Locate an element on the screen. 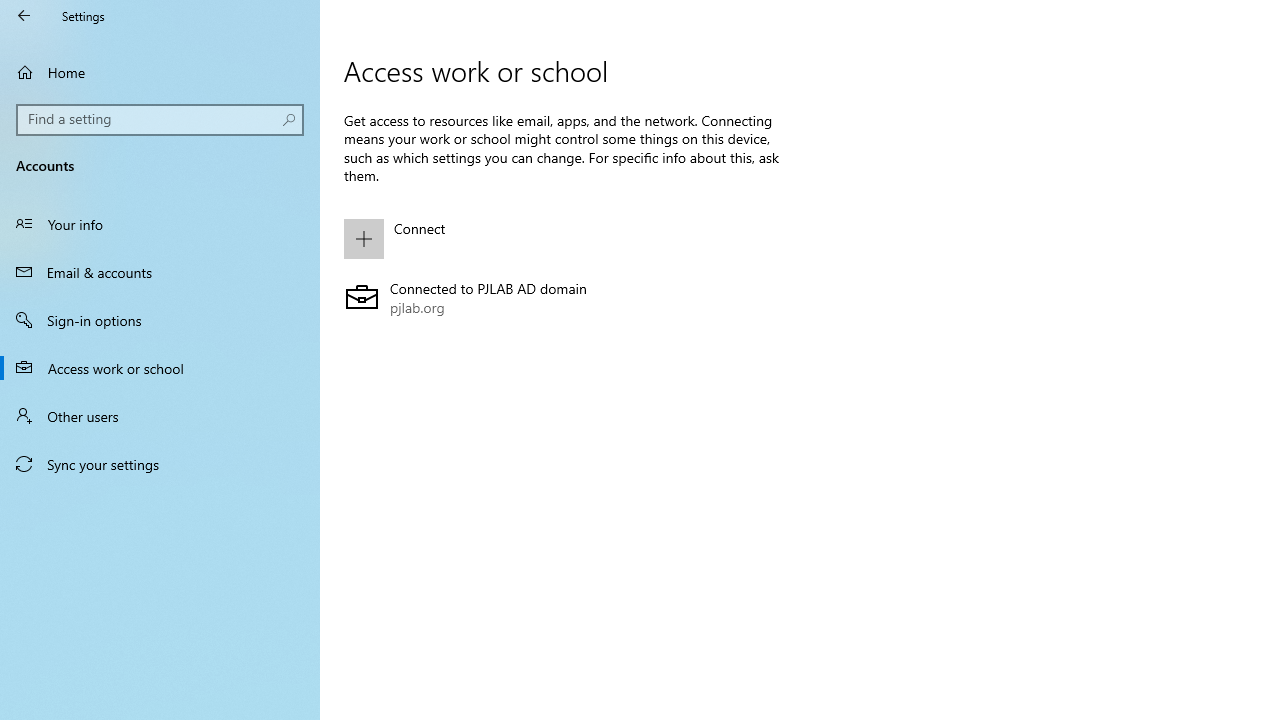 This screenshot has width=1280, height=720. 'Connected to PJLAB AD domain pjlab.org' is located at coordinates (562, 299).